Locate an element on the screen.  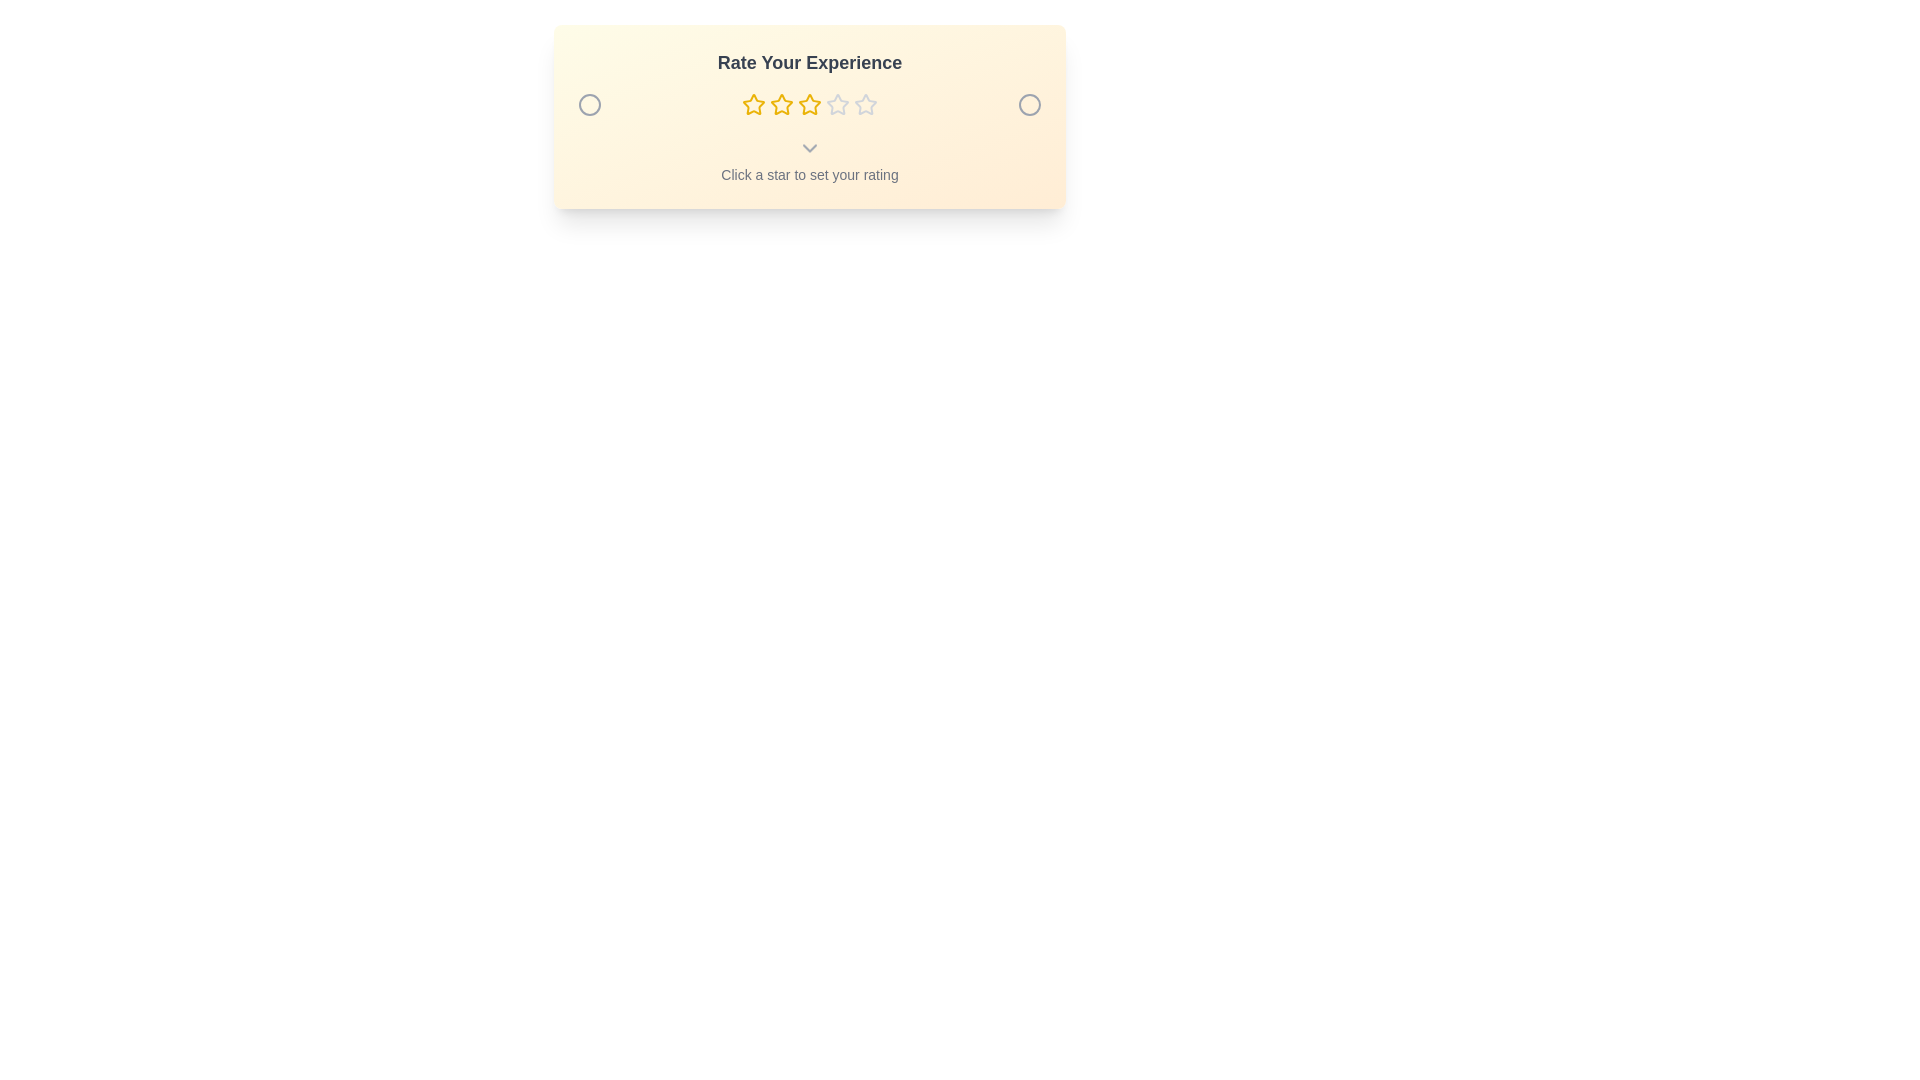
text below the stars is located at coordinates (810, 161).